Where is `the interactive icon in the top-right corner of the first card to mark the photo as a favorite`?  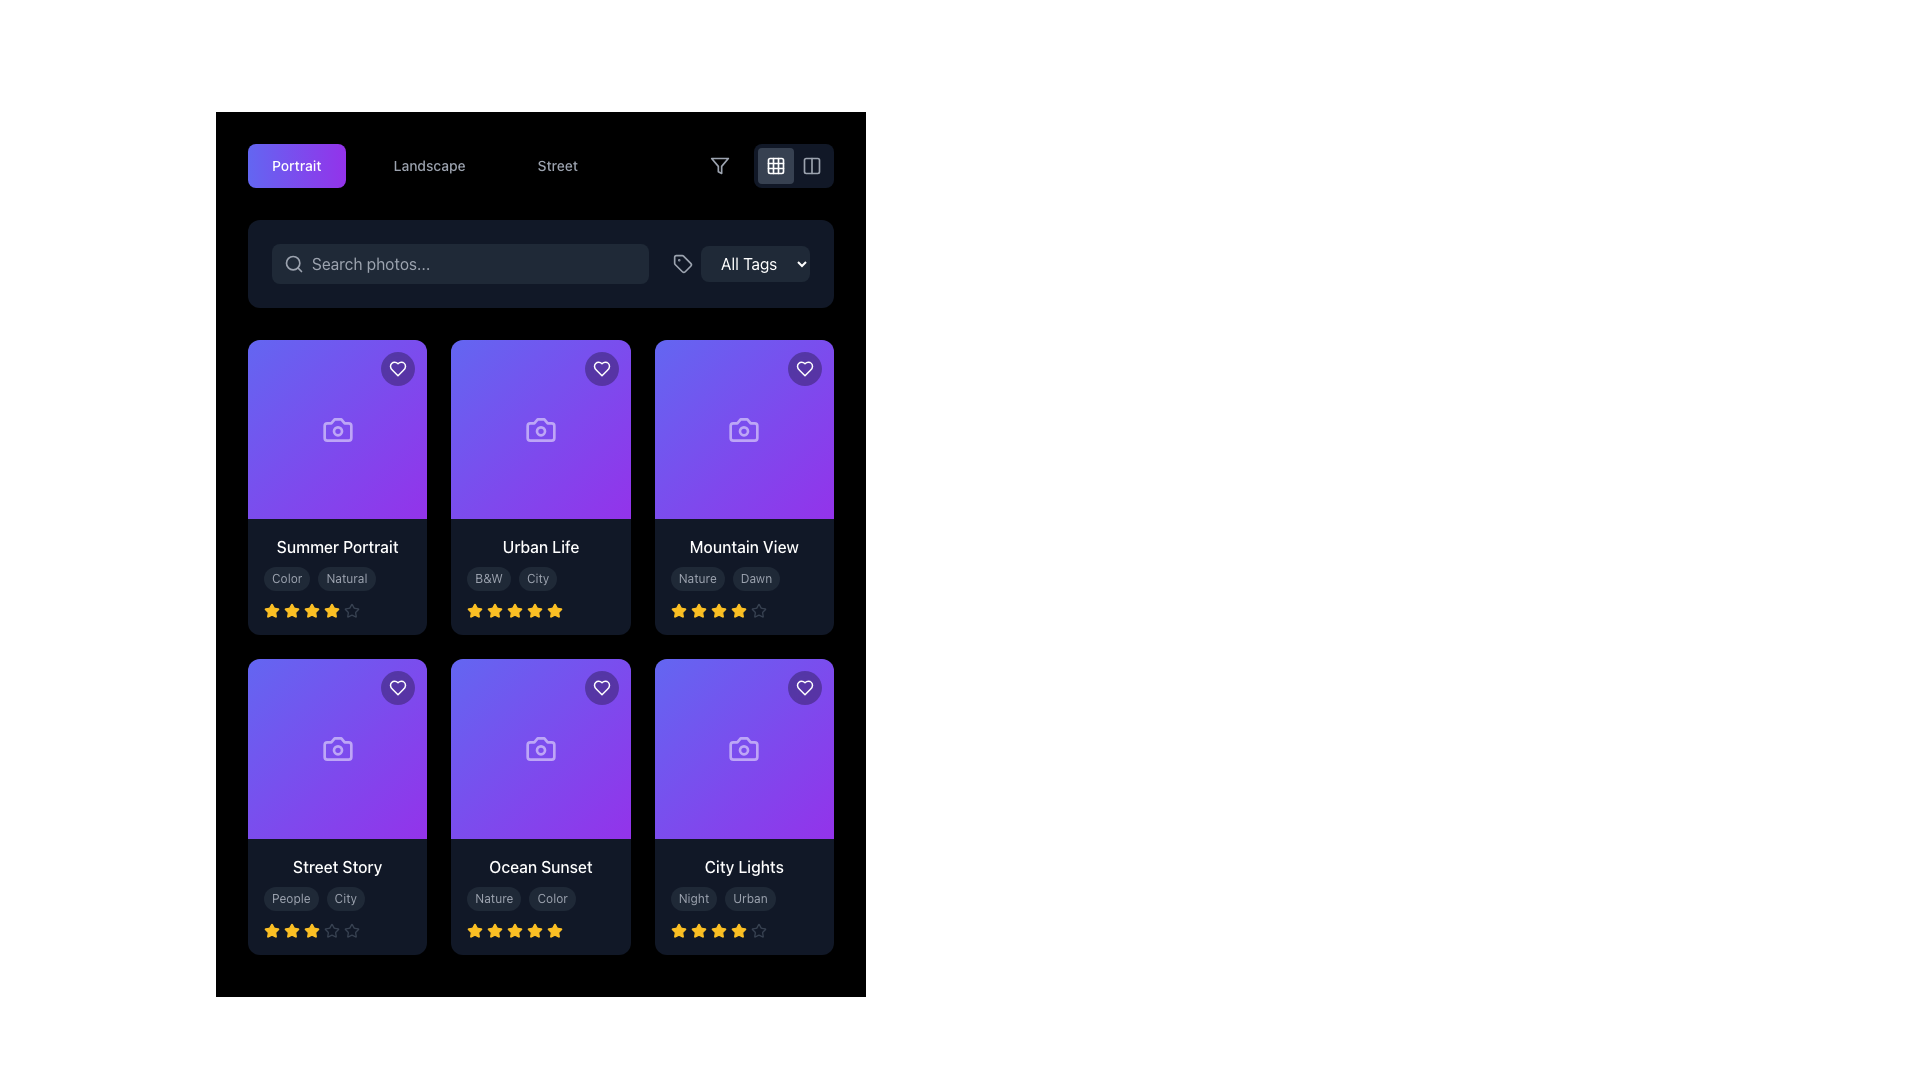 the interactive icon in the top-right corner of the first card to mark the photo as a favorite is located at coordinates (398, 369).